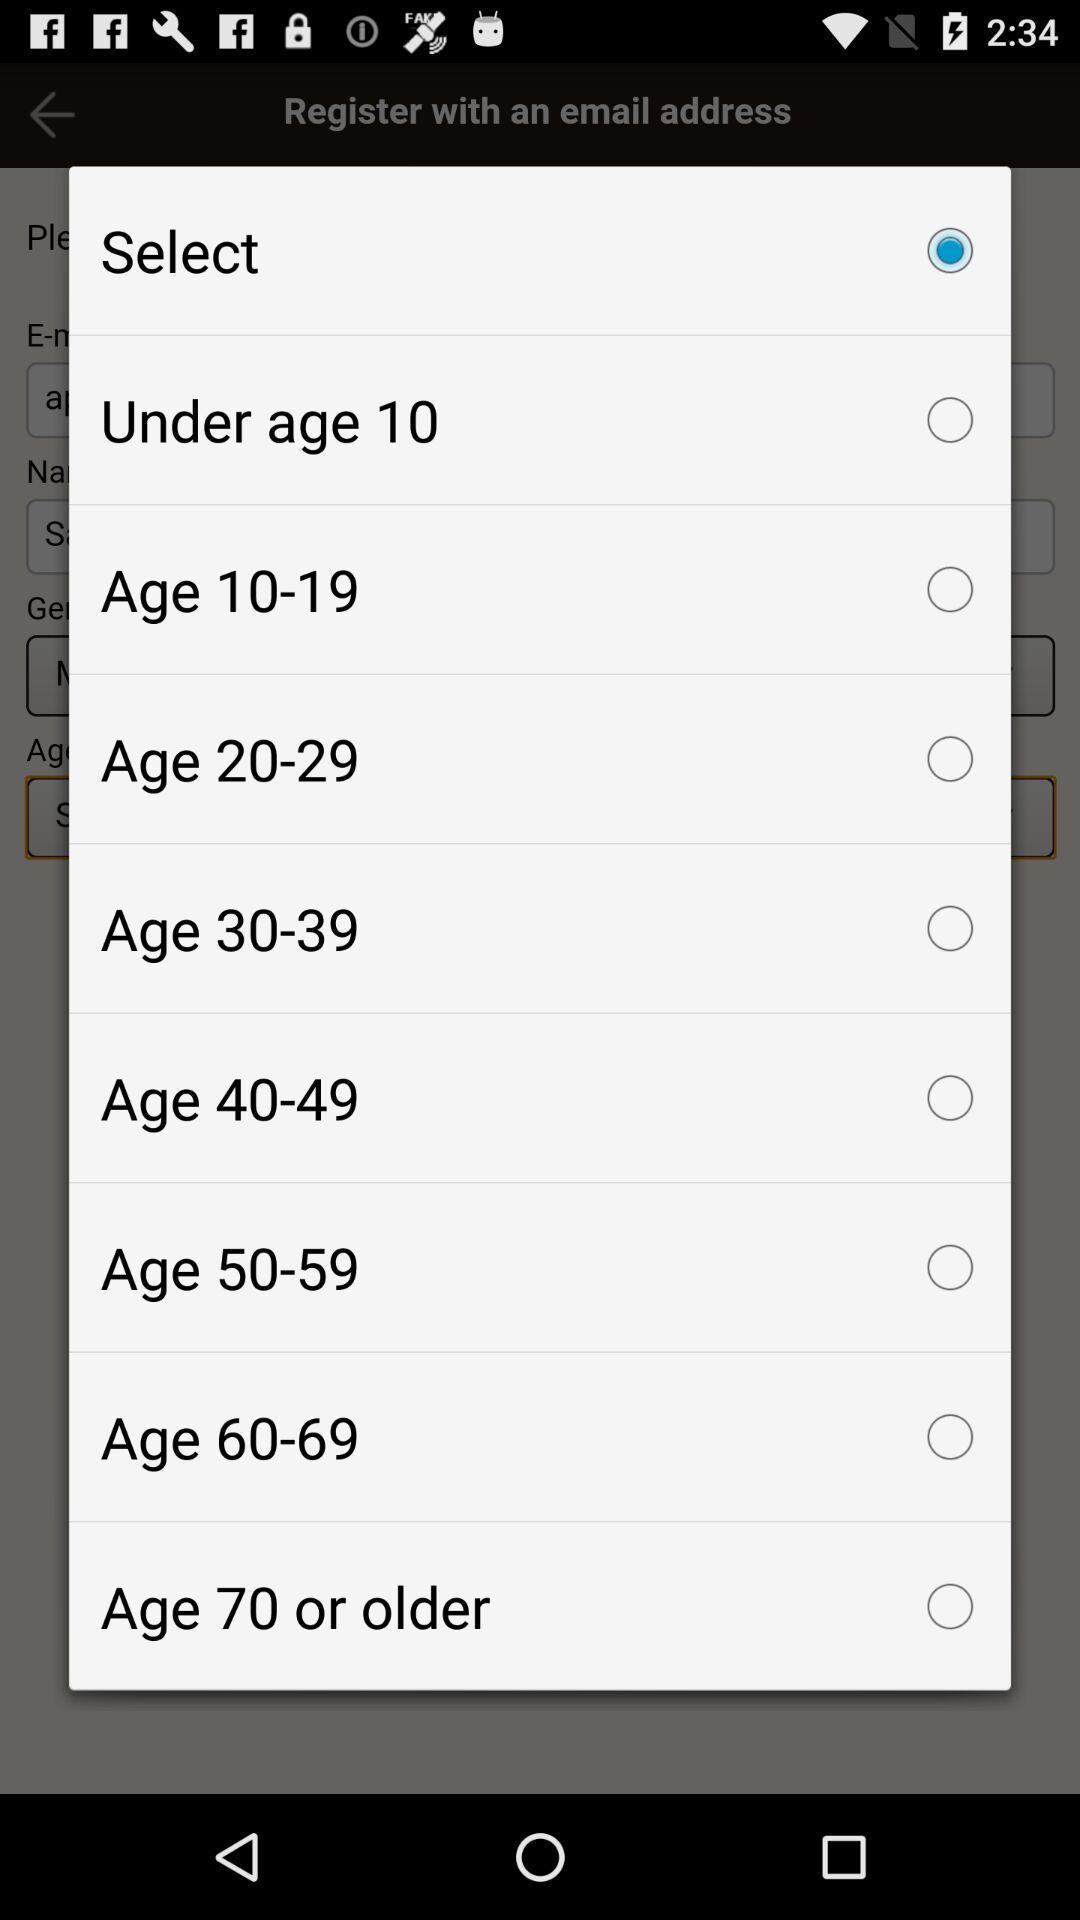  What do you see at coordinates (540, 927) in the screenshot?
I see `icon above age 40-49 icon` at bounding box center [540, 927].